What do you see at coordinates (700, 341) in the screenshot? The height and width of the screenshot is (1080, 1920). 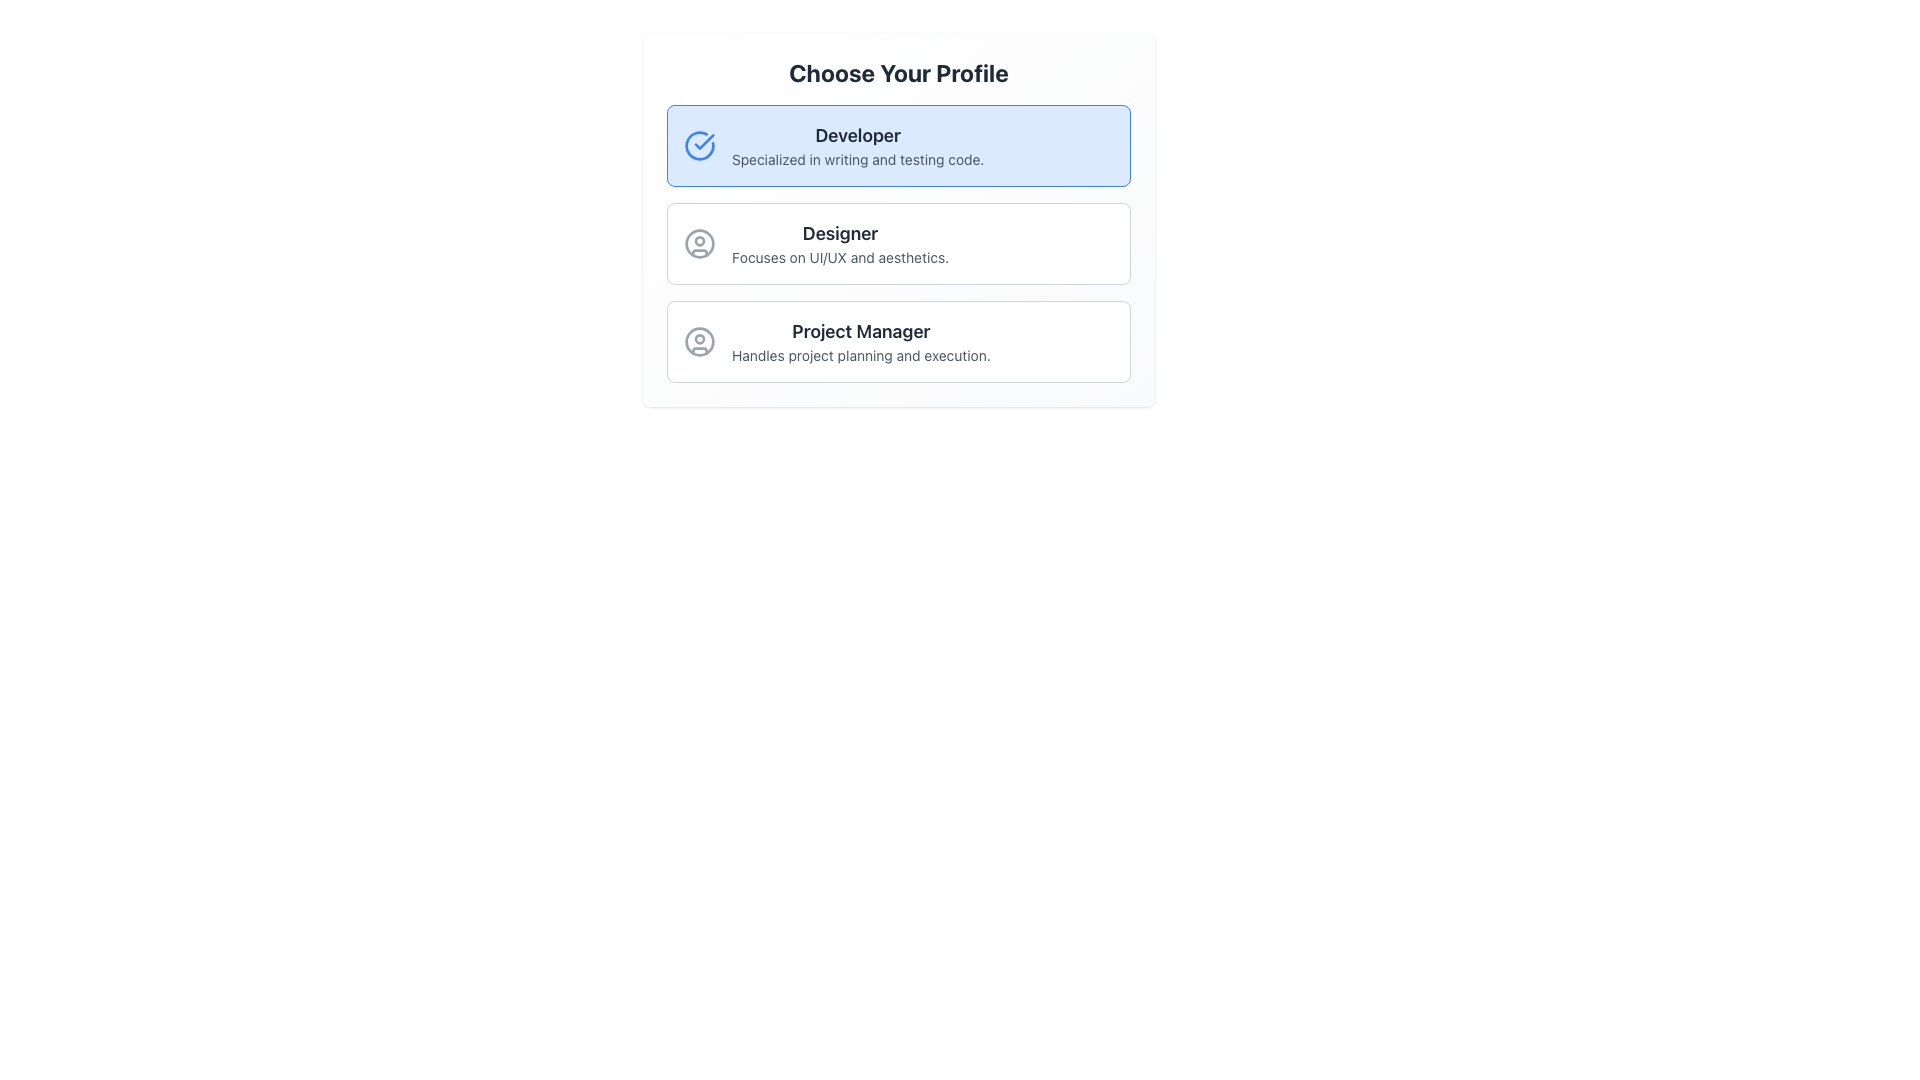 I see `the circular avatar icon representing the user profile, which has a gray outline and a silhouette of a person, located to the left of the 'Project Manager' title` at bounding box center [700, 341].